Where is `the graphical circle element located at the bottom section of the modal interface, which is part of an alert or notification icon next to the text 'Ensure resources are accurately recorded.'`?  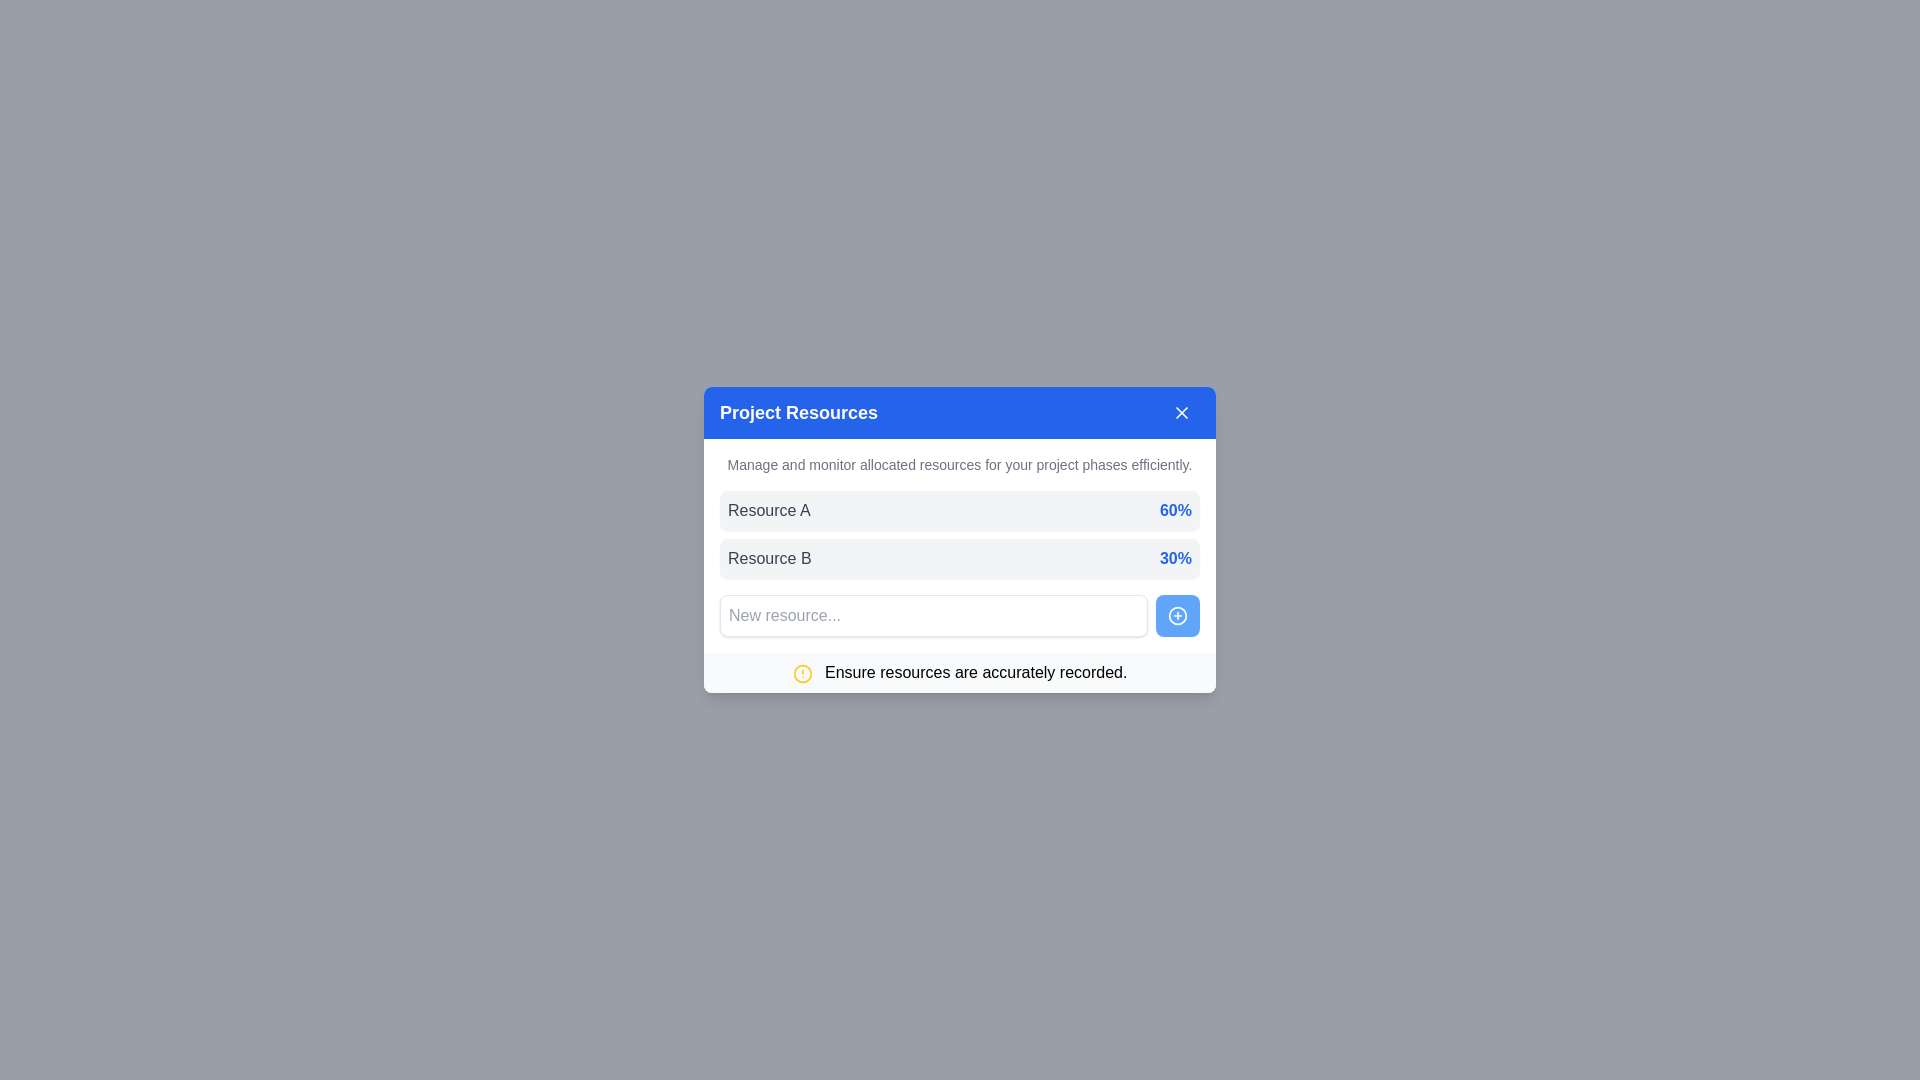
the graphical circle element located at the bottom section of the modal interface, which is part of an alert or notification icon next to the text 'Ensure resources are accurately recorded.' is located at coordinates (802, 673).